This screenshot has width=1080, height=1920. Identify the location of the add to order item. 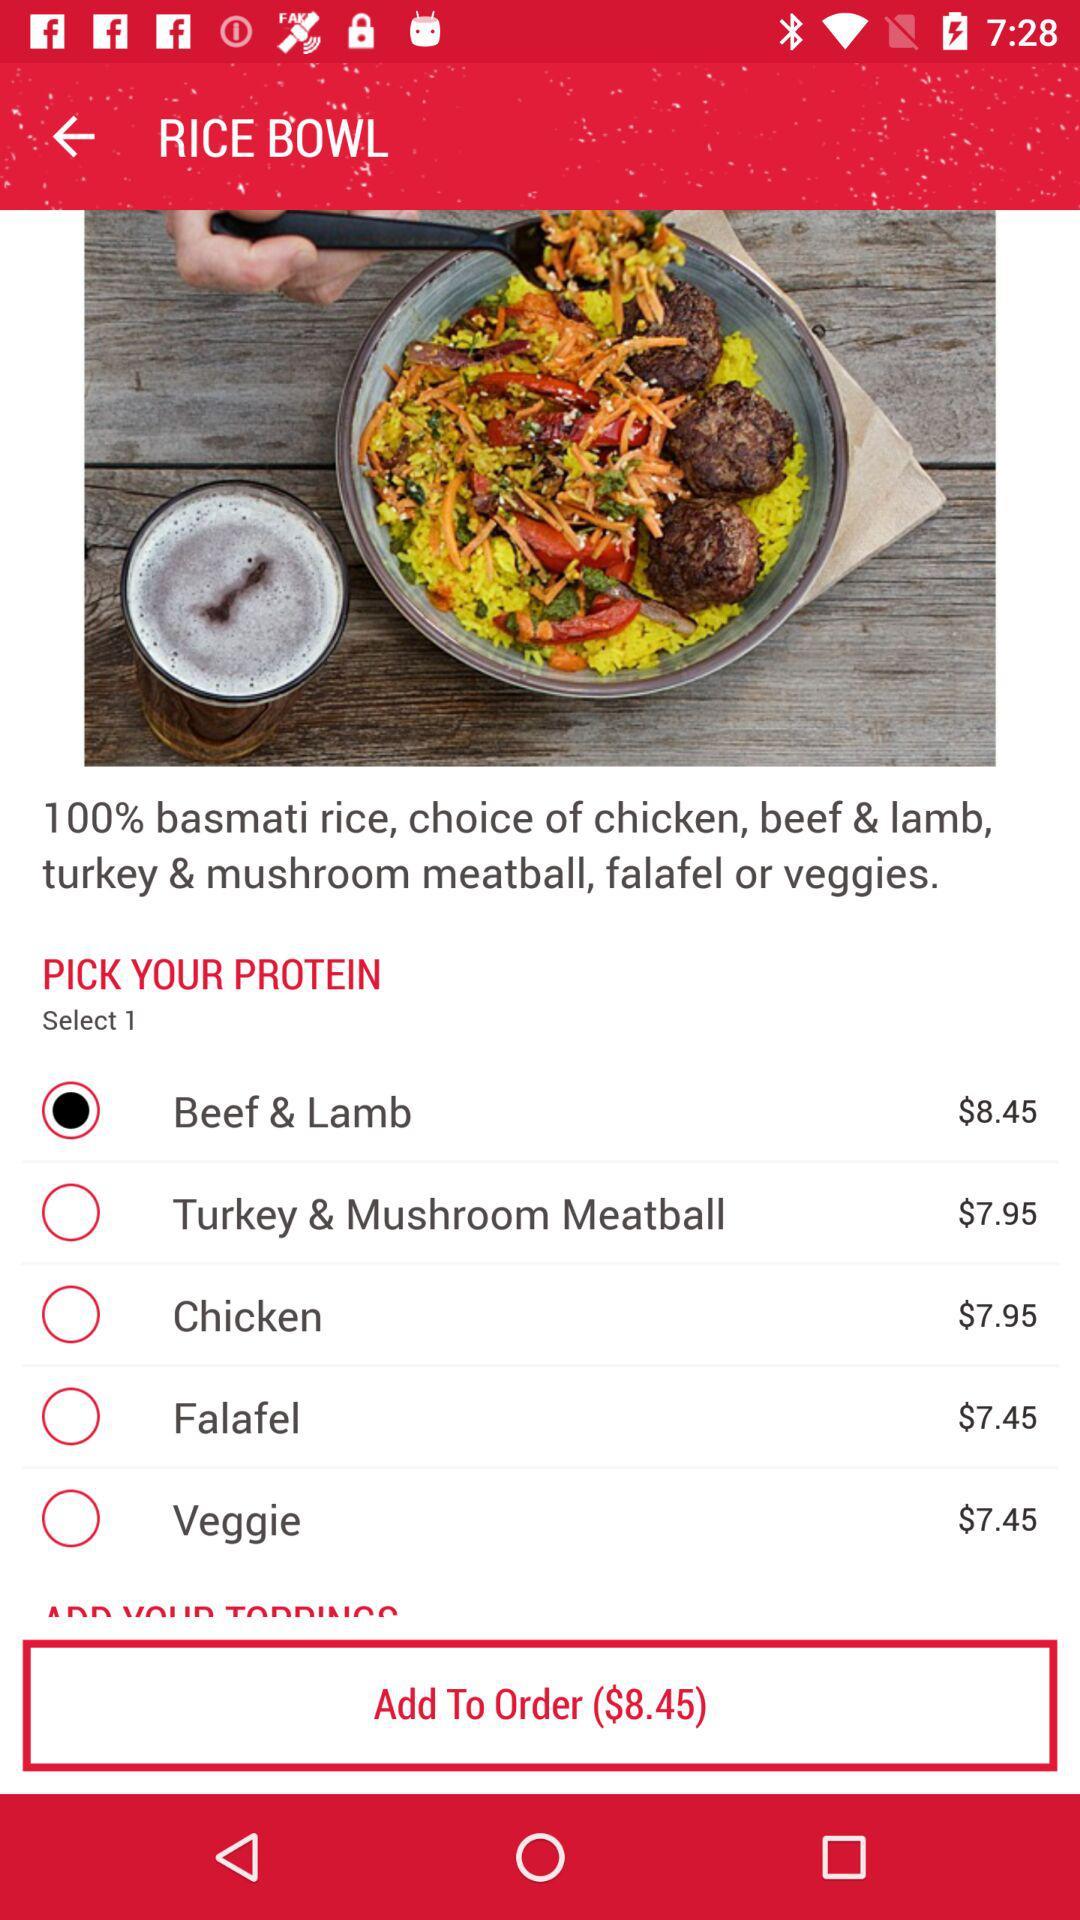
(540, 1704).